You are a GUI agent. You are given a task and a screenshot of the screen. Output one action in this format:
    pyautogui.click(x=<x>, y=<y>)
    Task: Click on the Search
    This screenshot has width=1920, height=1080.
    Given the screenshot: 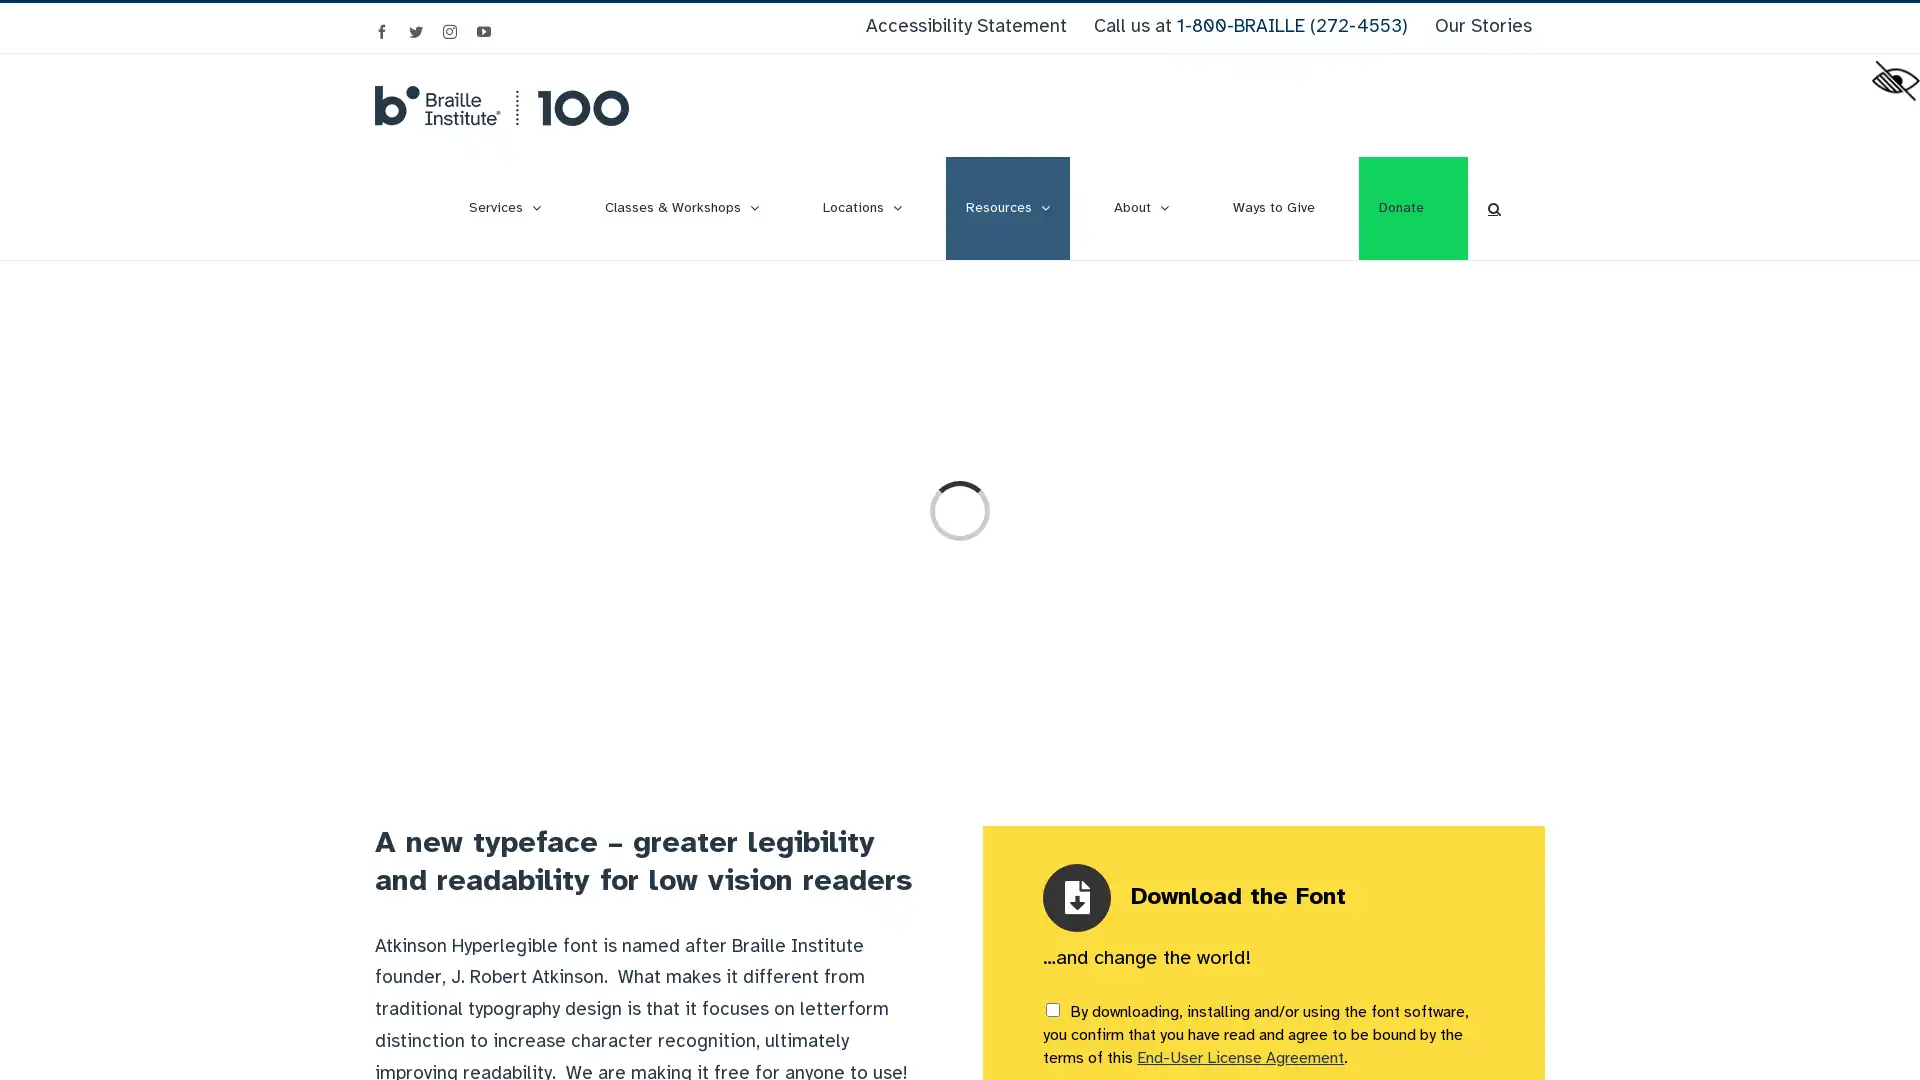 What is the action you would take?
    pyautogui.click(x=1494, y=208)
    